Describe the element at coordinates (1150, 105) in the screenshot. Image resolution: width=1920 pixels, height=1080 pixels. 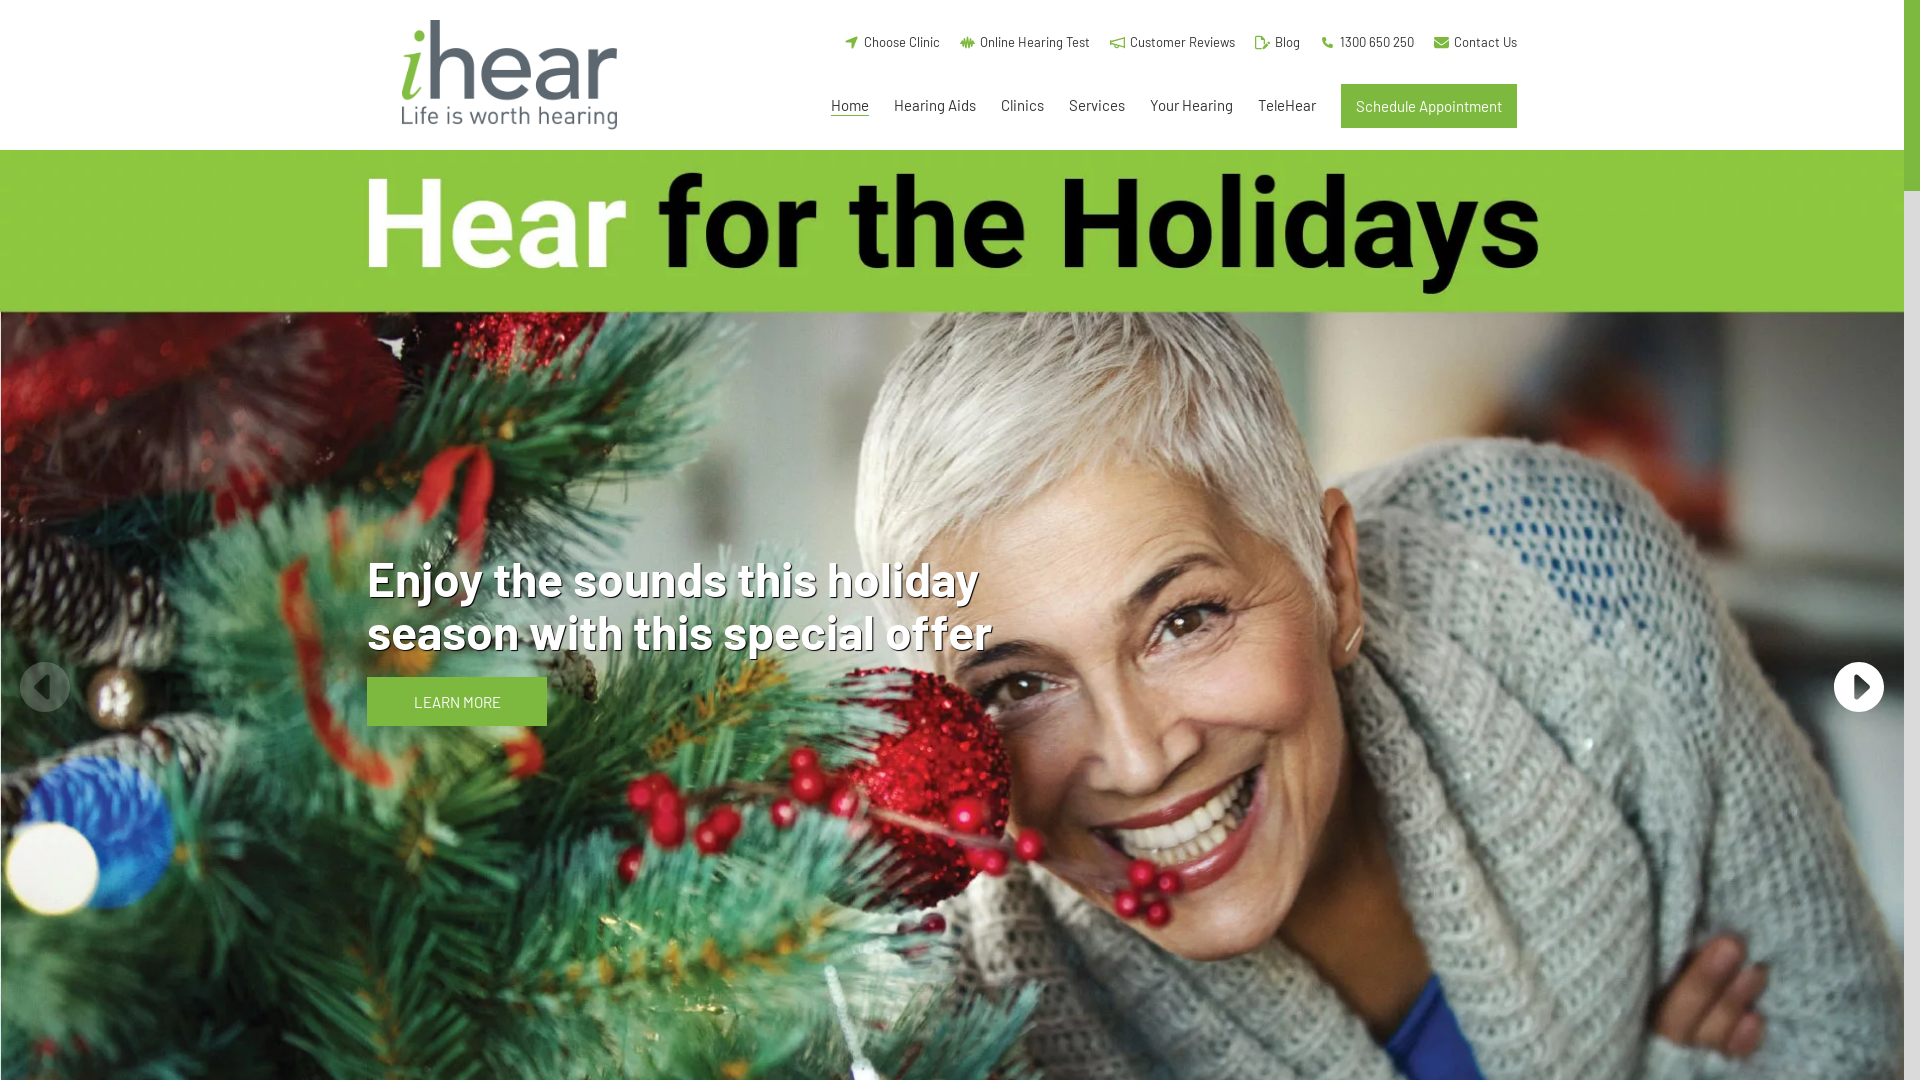
I see `'Your Hearing'` at that location.